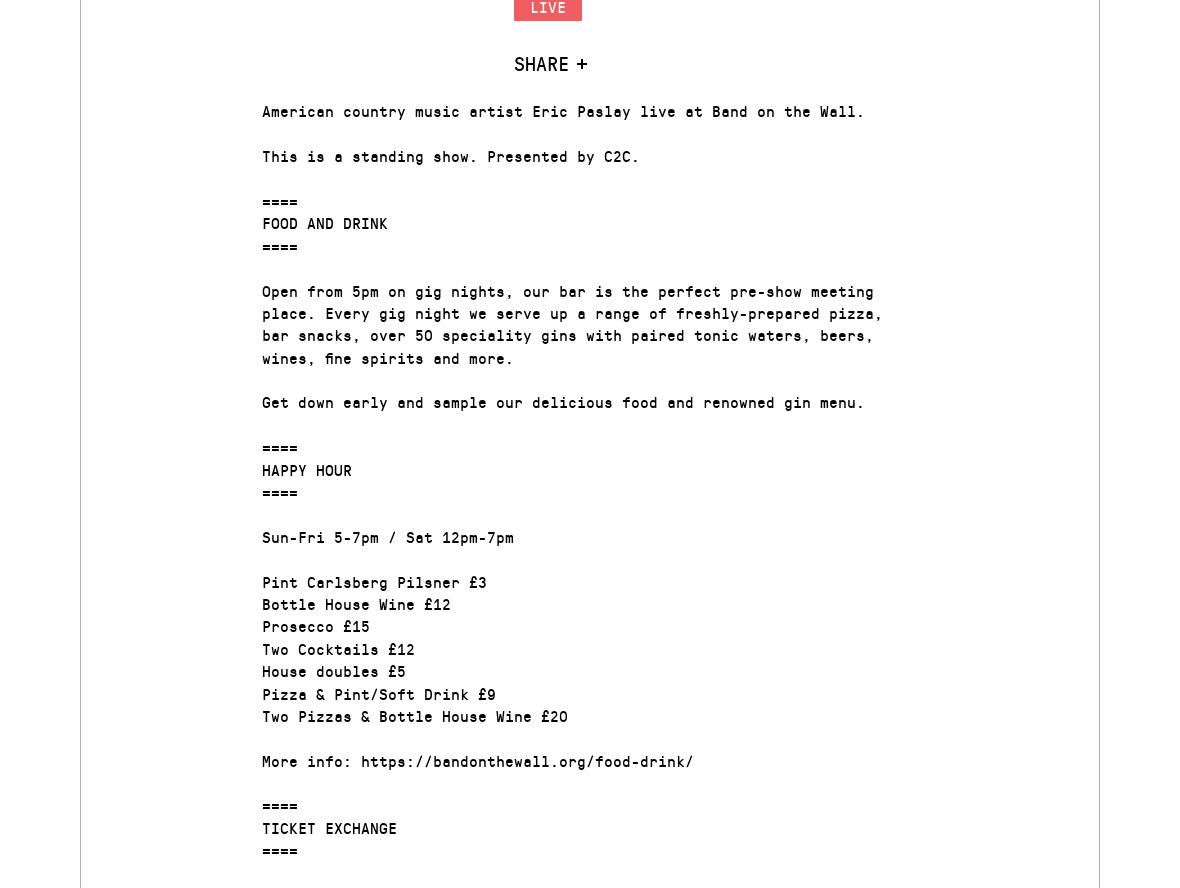 Image resolution: width=1180 pixels, height=888 pixels. I want to click on 'Two Cocktails £12', so click(337, 646).